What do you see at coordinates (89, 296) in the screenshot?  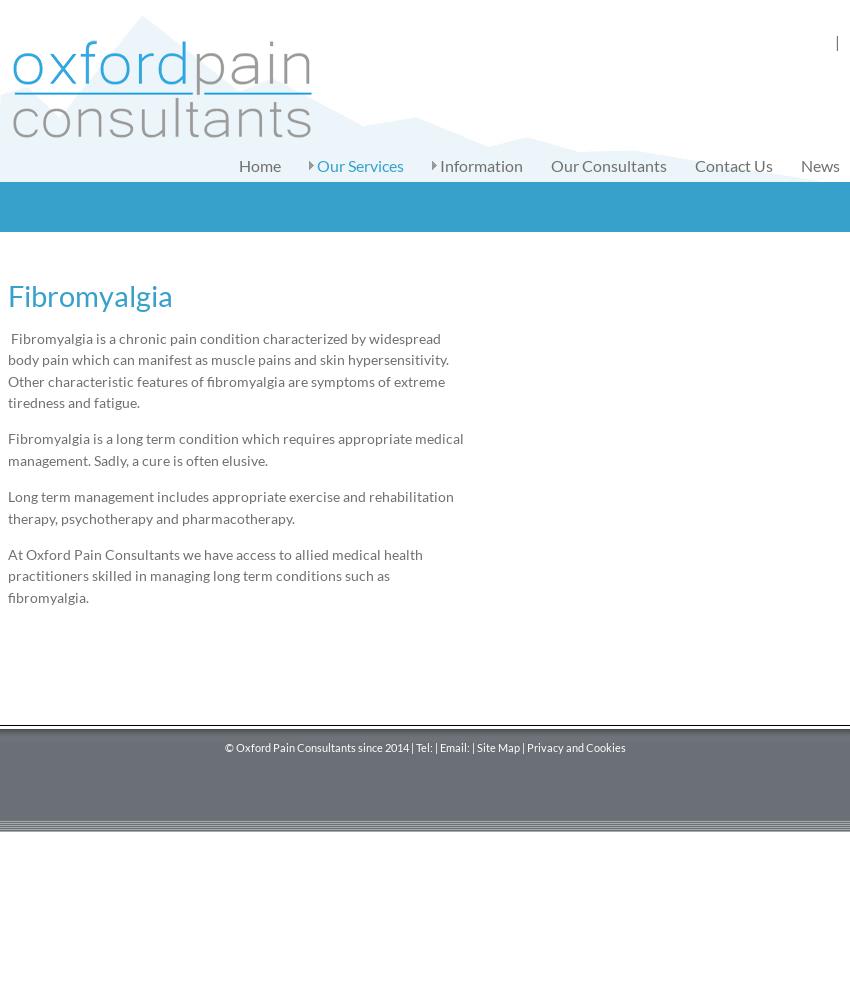 I see `'Fibromyalgia'` at bounding box center [89, 296].